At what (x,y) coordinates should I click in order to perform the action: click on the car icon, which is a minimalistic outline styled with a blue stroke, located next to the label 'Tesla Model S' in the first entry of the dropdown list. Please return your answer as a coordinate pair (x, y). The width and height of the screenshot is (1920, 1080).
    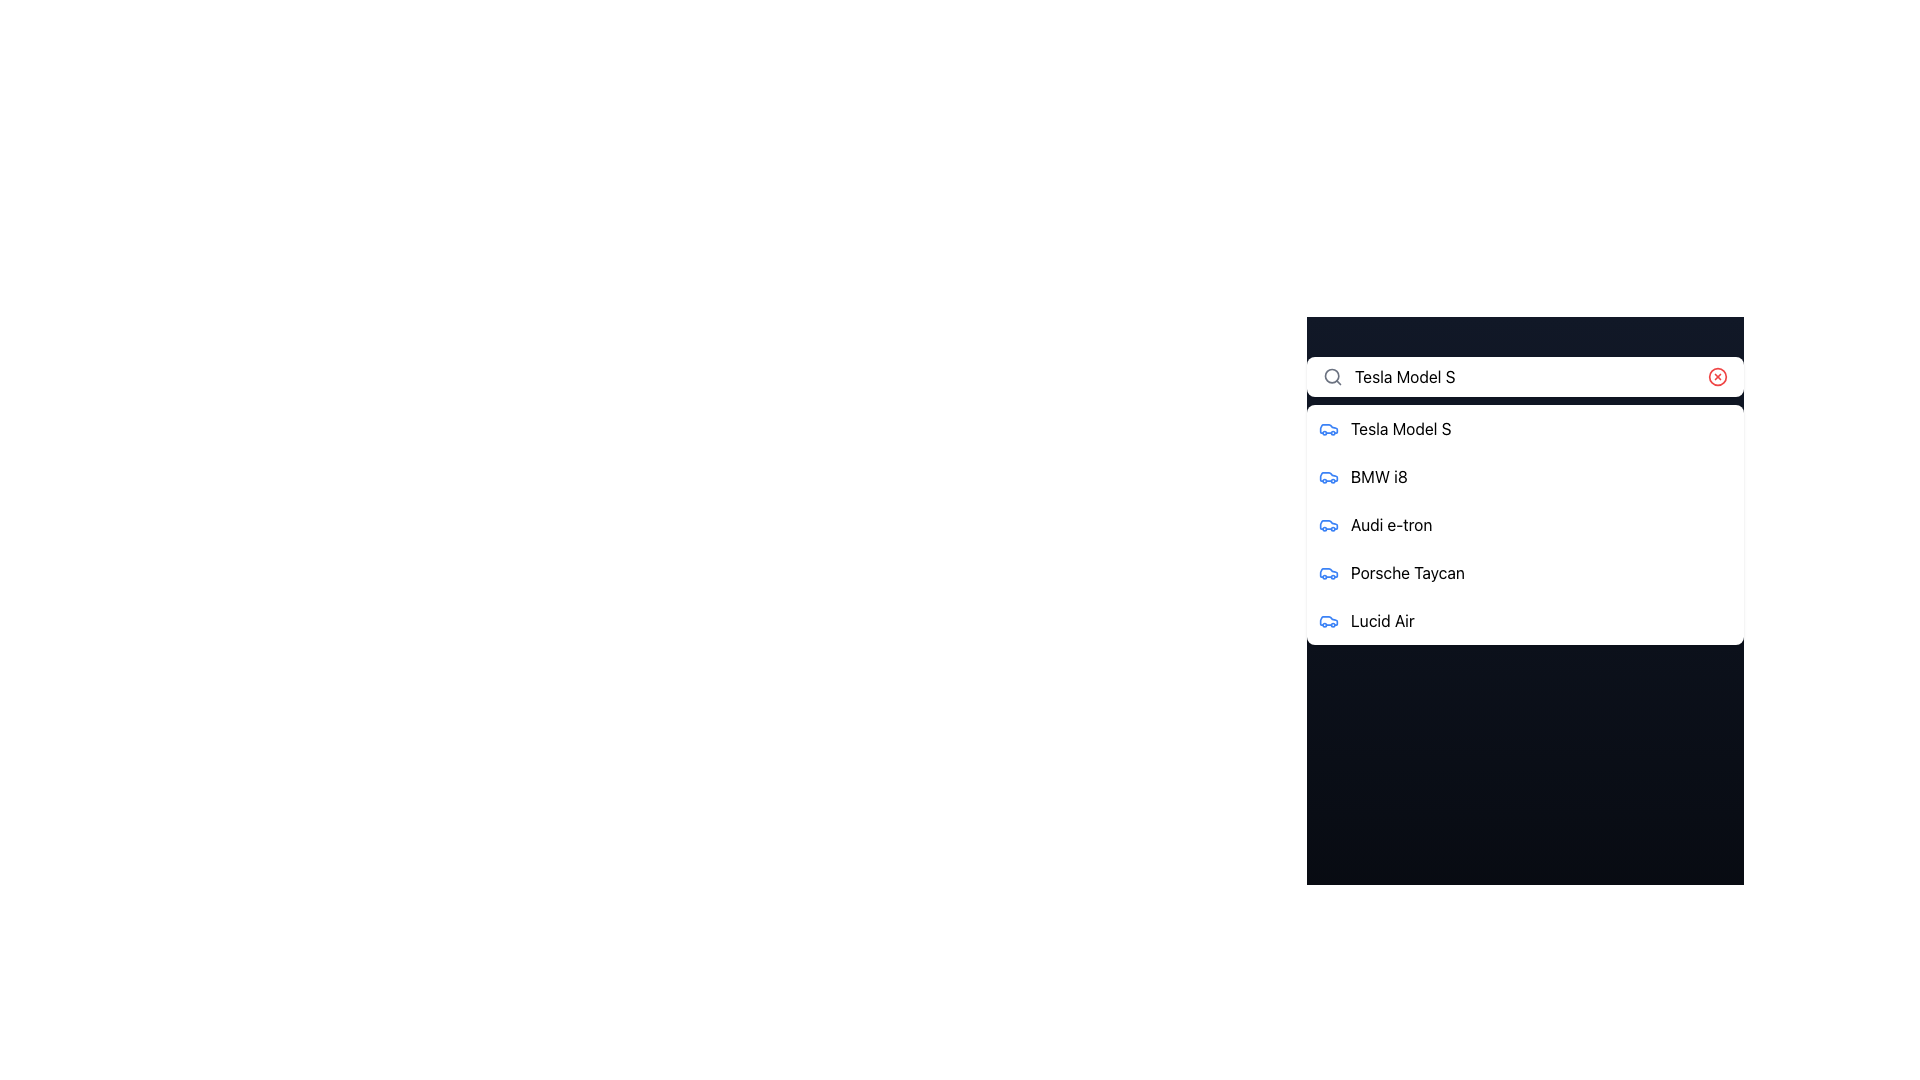
    Looking at the image, I should click on (1329, 427).